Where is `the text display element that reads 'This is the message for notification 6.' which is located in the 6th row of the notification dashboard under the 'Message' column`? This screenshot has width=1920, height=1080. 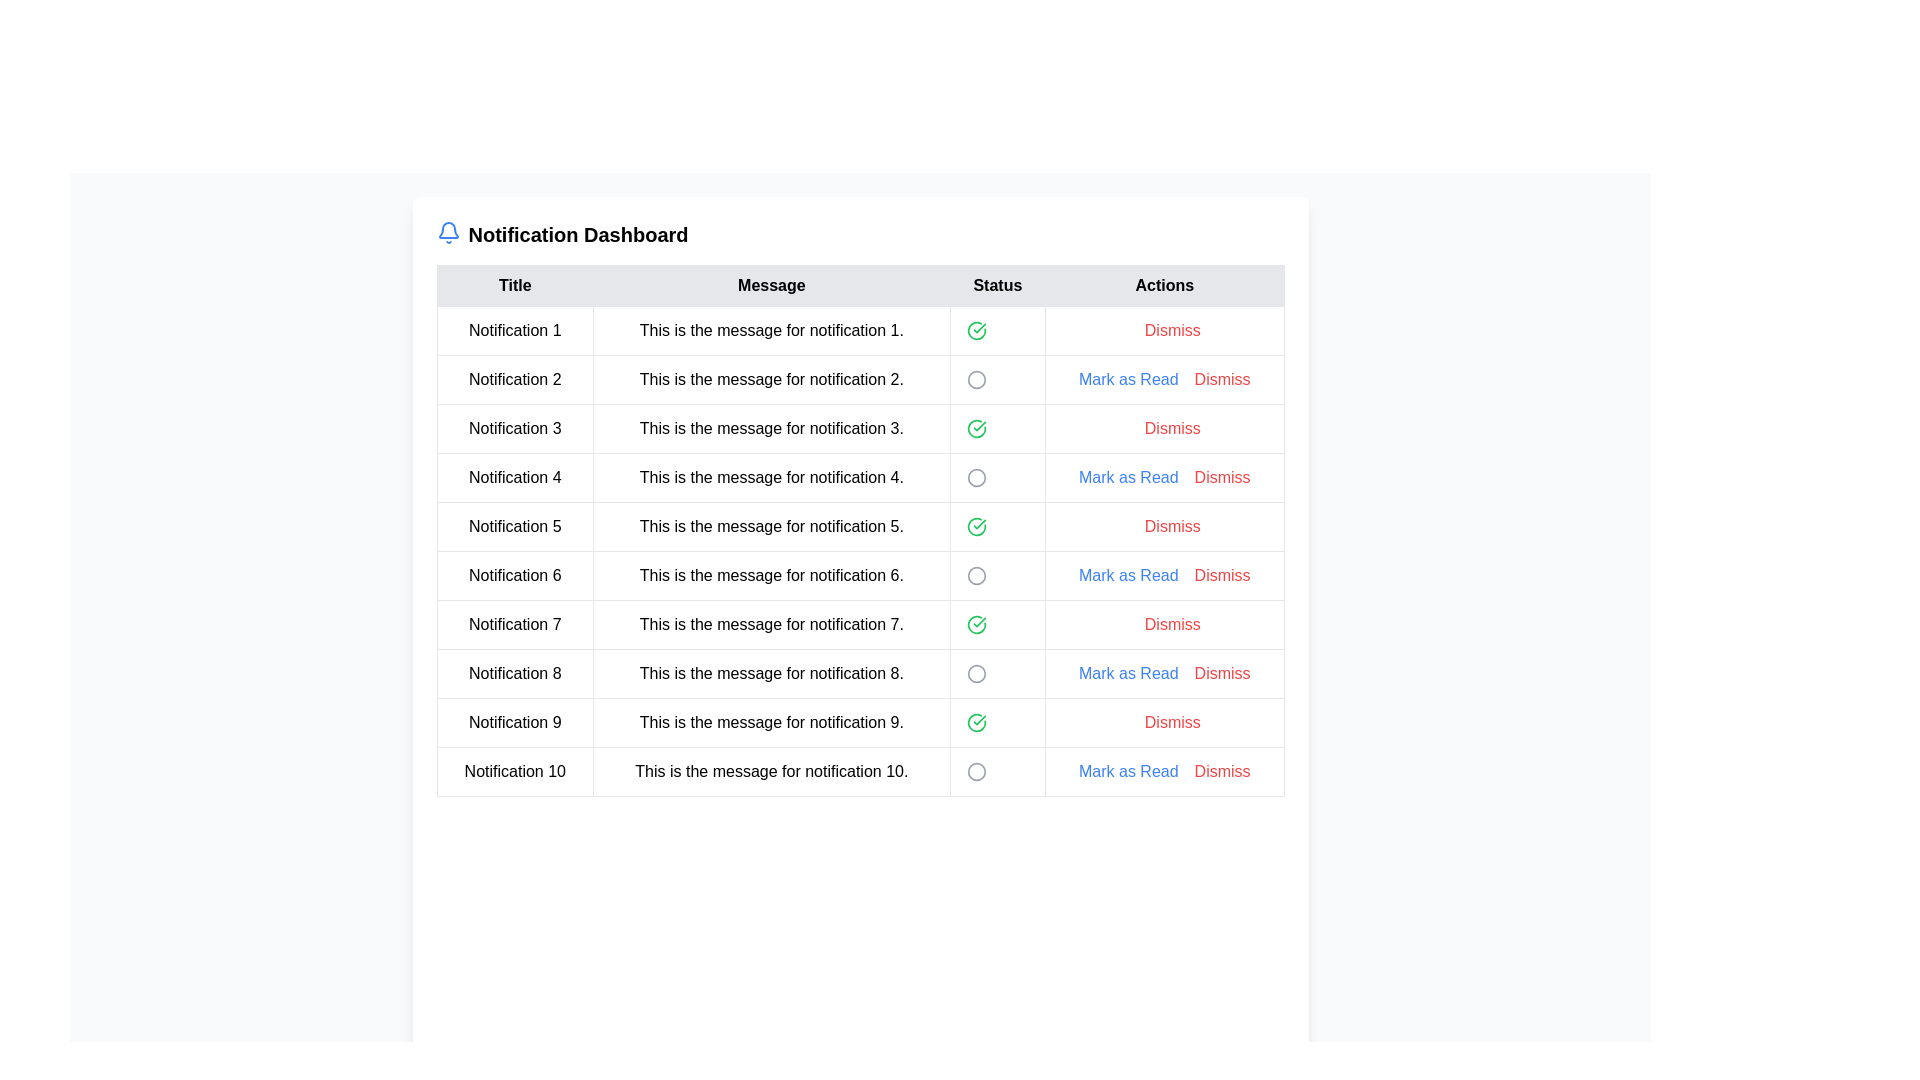
the text display element that reads 'This is the message for notification 6.' which is located in the 6th row of the notification dashboard under the 'Message' column is located at coordinates (770, 575).